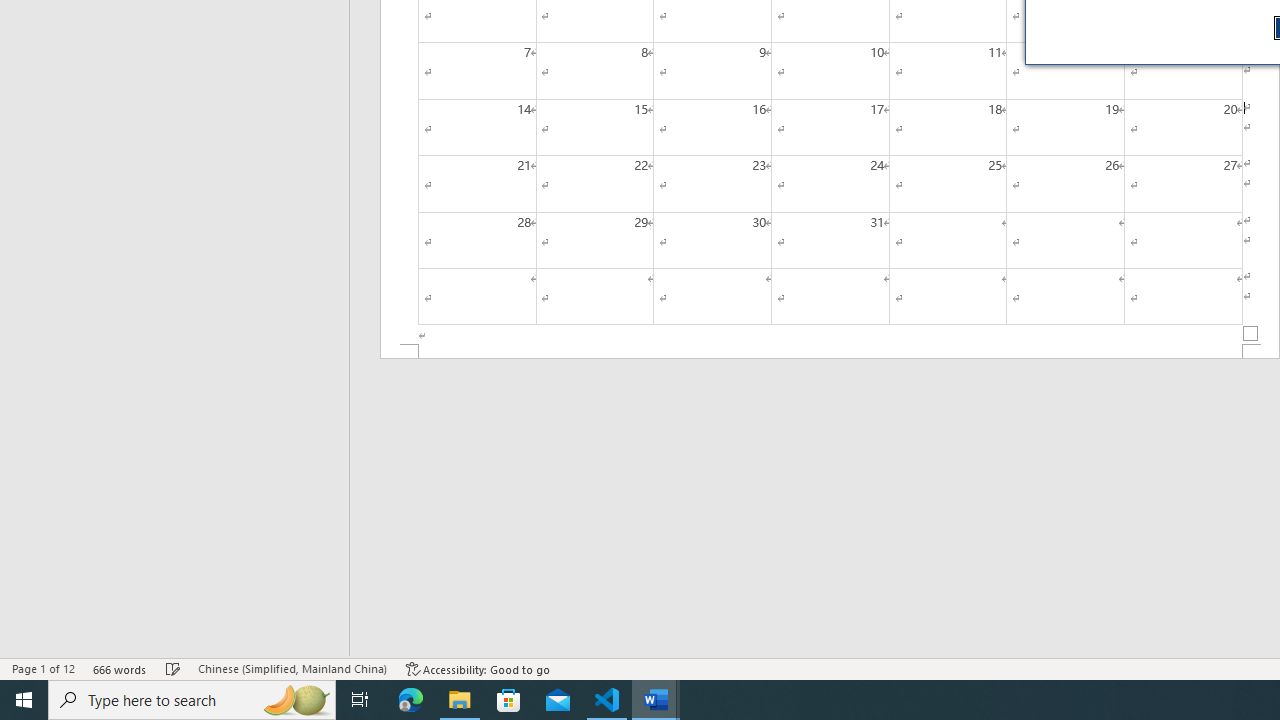 The image size is (1280, 720). What do you see at coordinates (459, 698) in the screenshot?
I see `'File Explorer - 1 running window'` at bounding box center [459, 698].